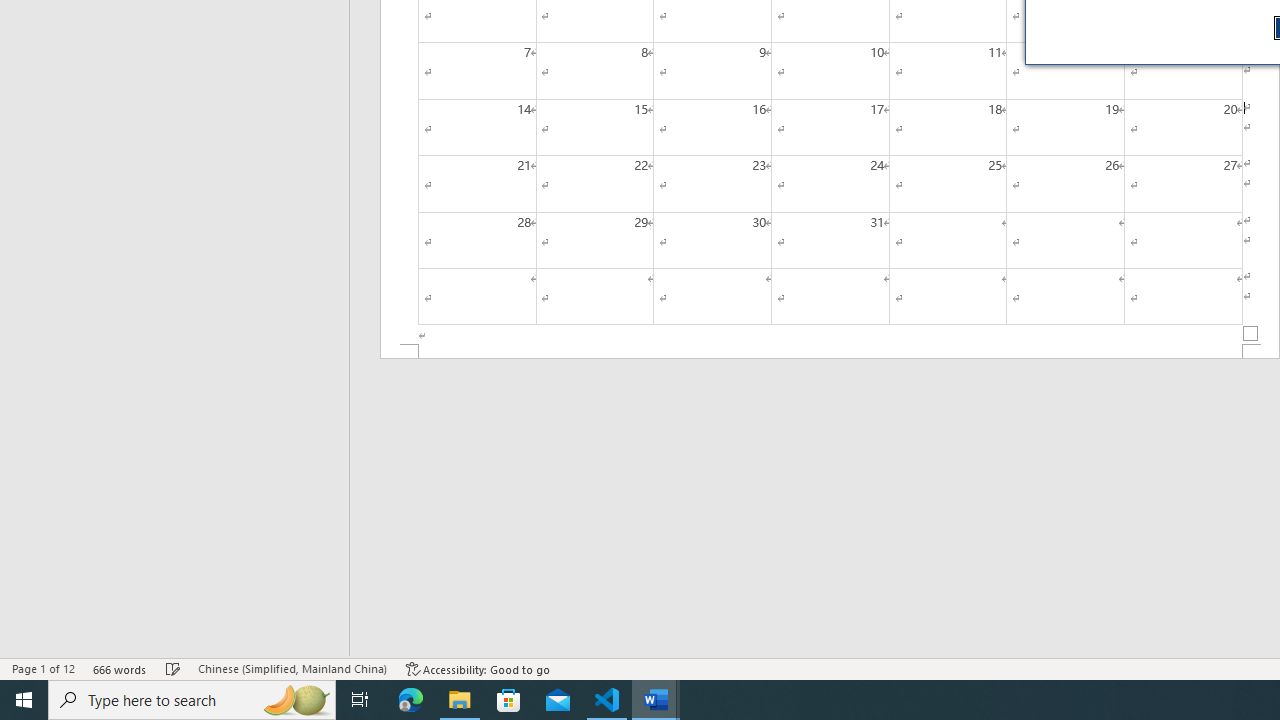 The image size is (1280, 720). What do you see at coordinates (459, 698) in the screenshot?
I see `'File Explorer - 1 running window'` at bounding box center [459, 698].